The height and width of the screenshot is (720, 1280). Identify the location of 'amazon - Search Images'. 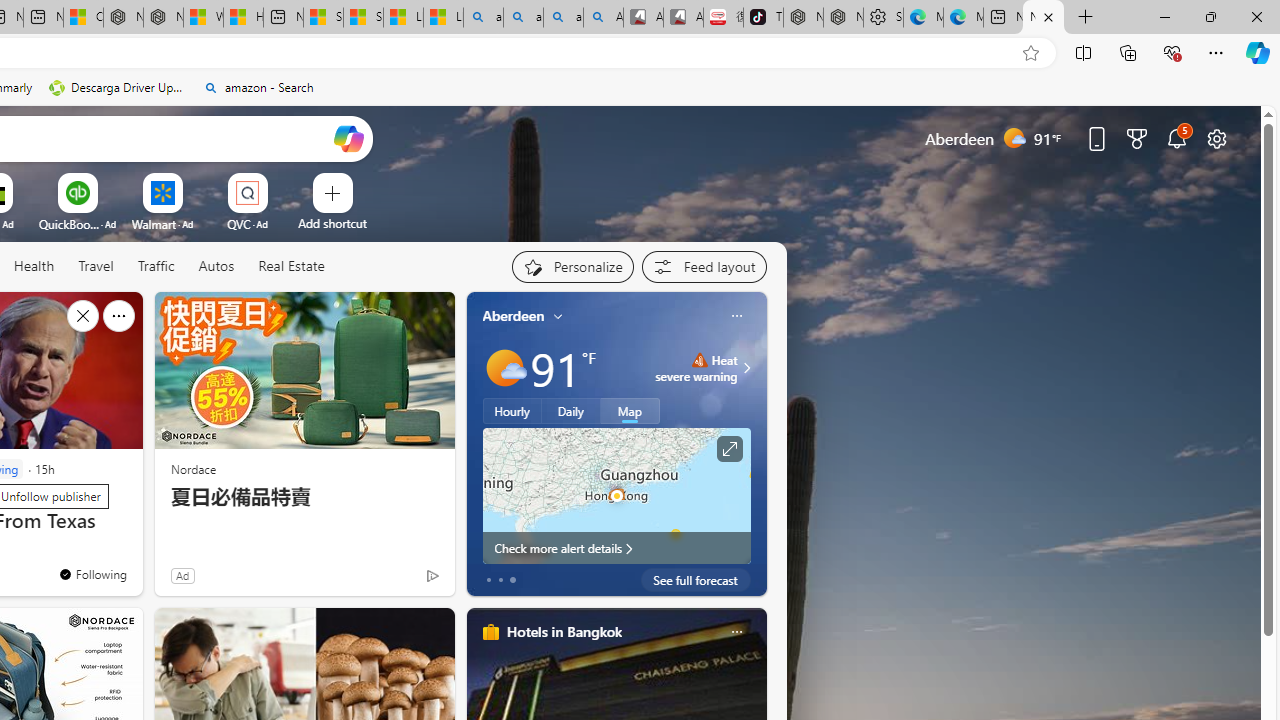
(562, 17).